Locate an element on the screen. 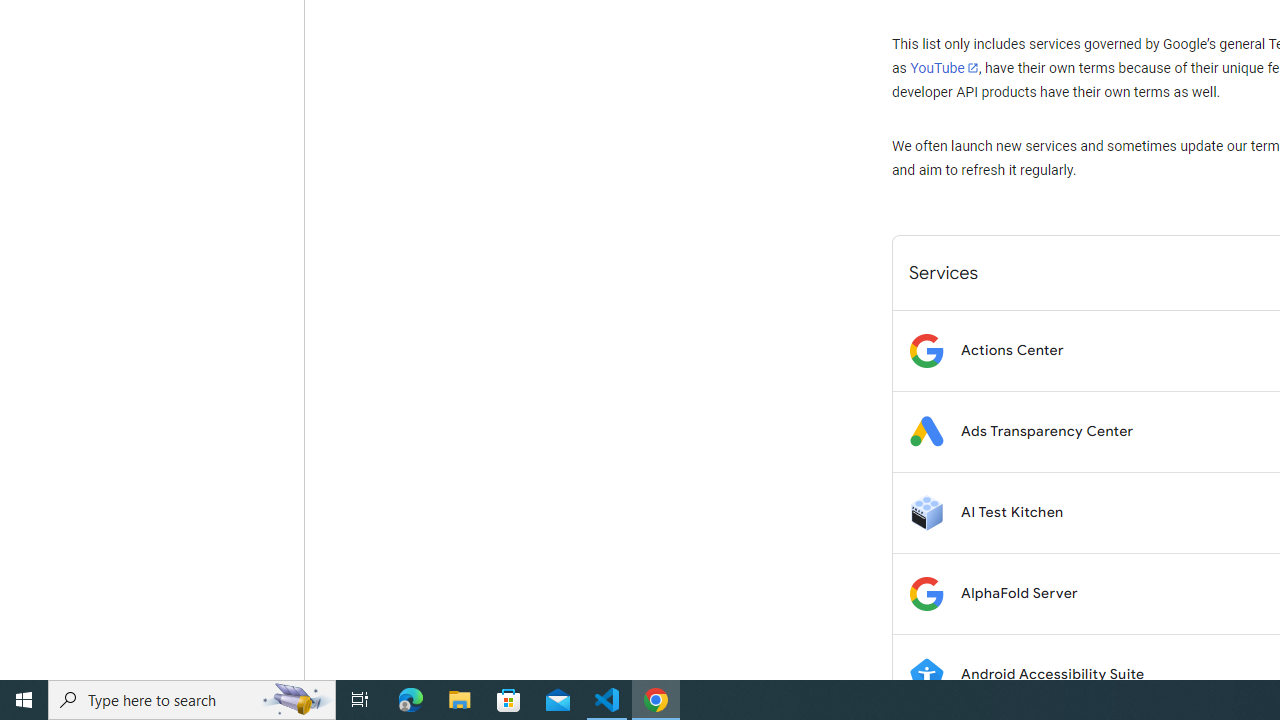 This screenshot has height=720, width=1280. 'Logo for Actions Center' is located at coordinates (925, 349).